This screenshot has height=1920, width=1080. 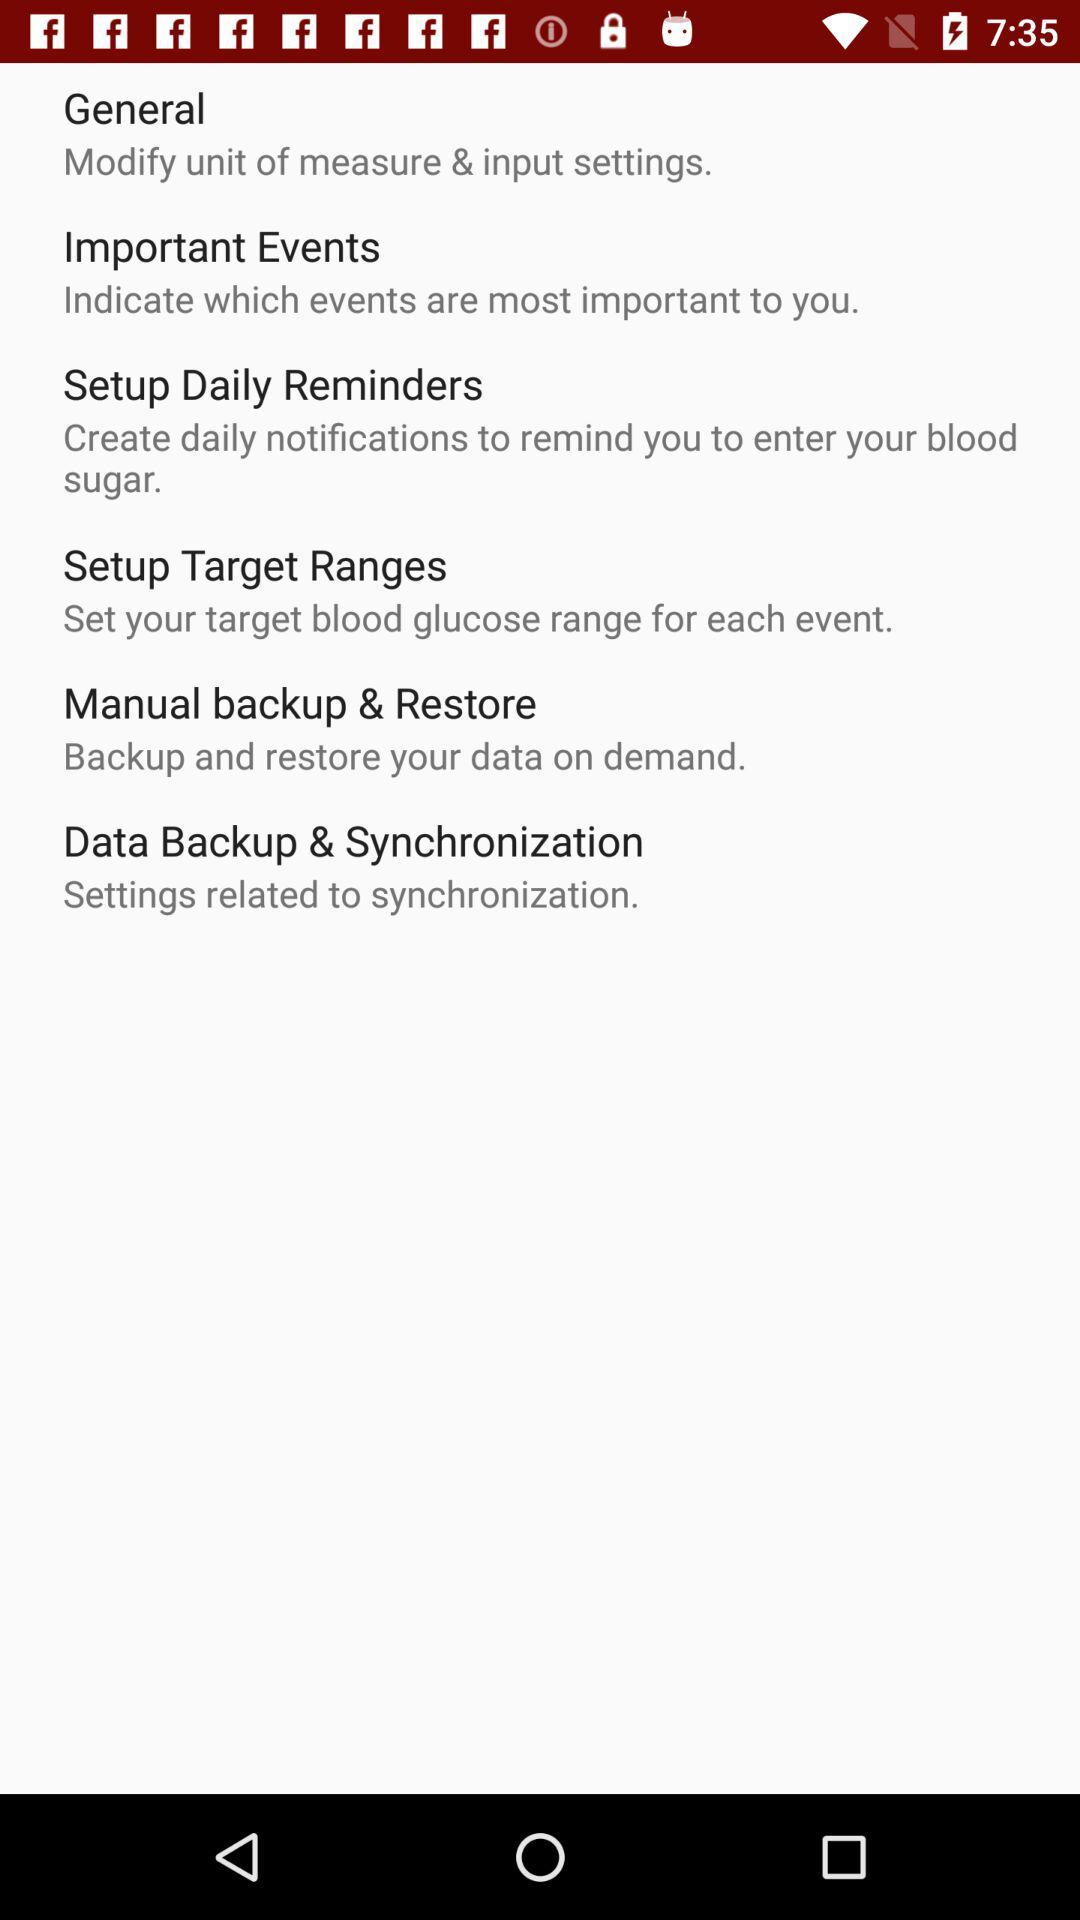 What do you see at coordinates (478, 616) in the screenshot?
I see `the app above the manual backup & restore` at bounding box center [478, 616].